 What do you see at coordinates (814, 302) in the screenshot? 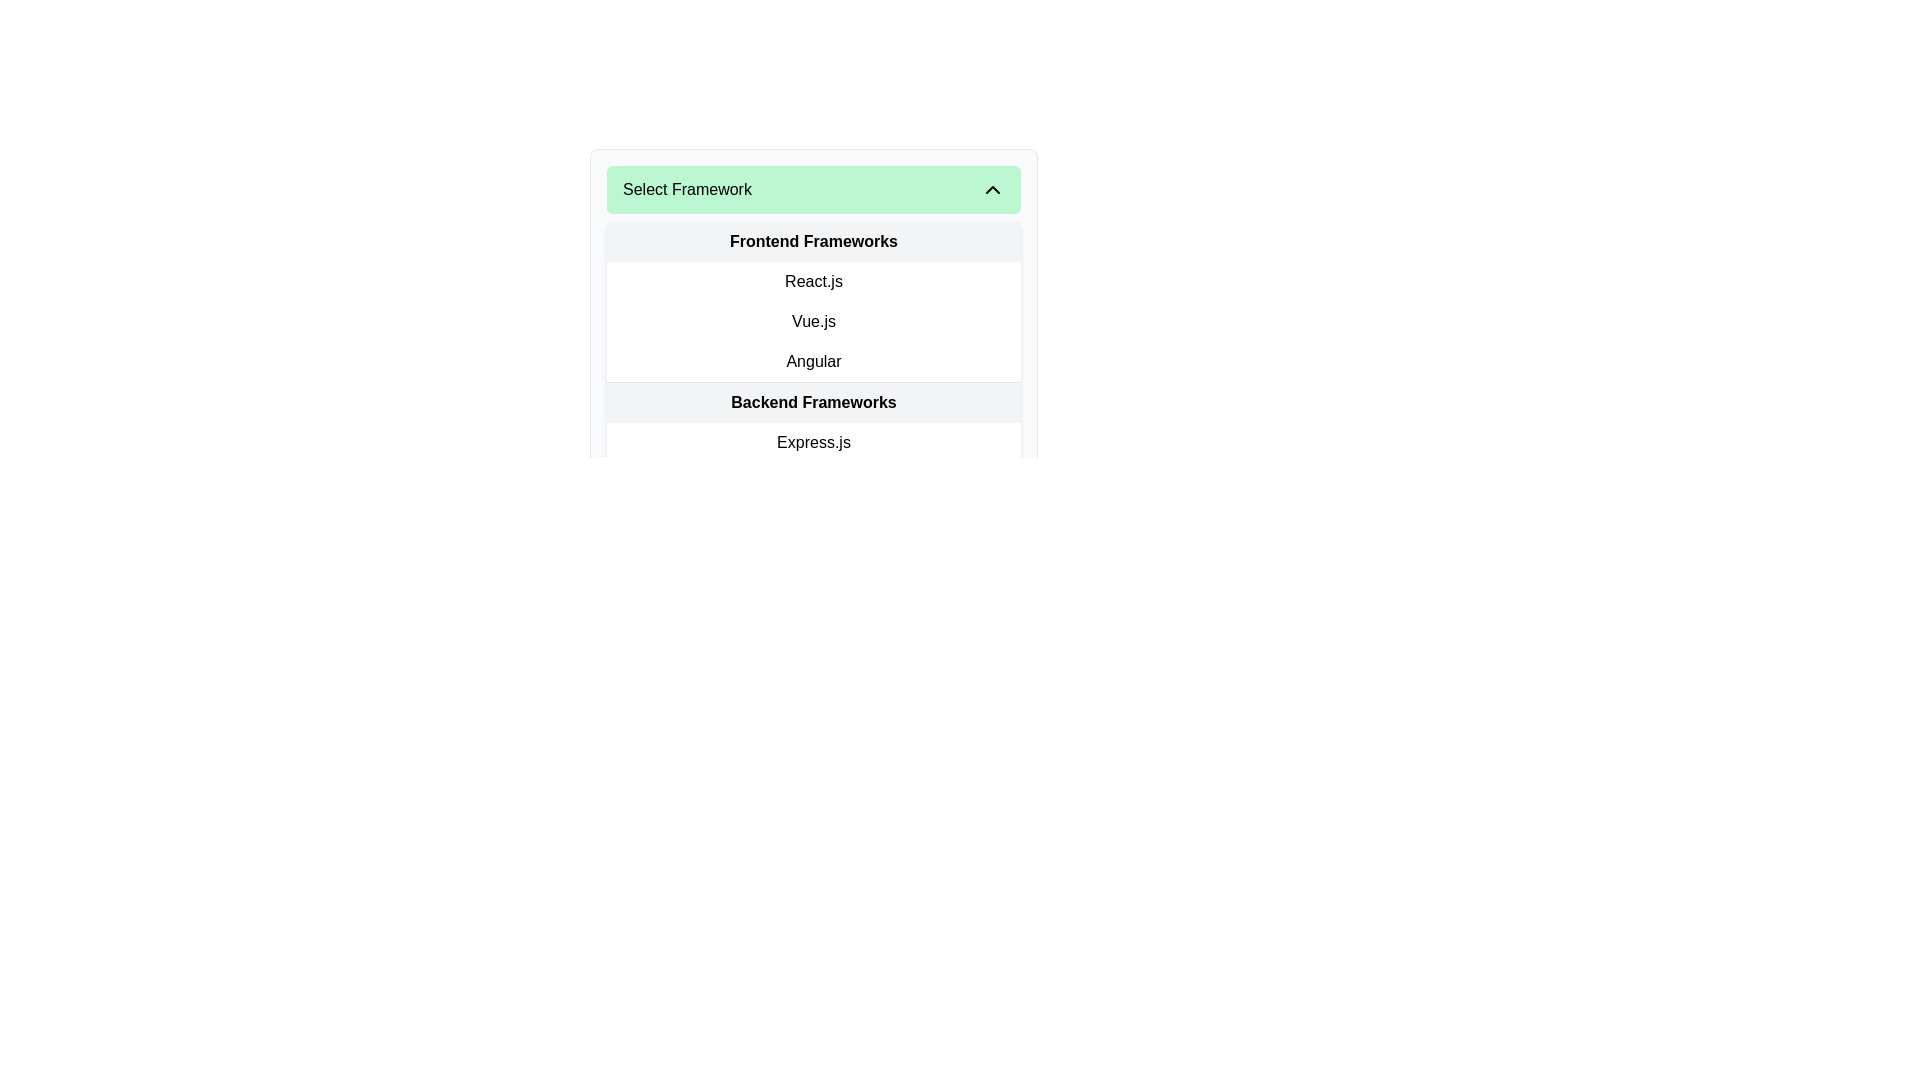
I see `the list item 'Vue.js' within the 'Frontend Frameworks' categorized list` at bounding box center [814, 302].